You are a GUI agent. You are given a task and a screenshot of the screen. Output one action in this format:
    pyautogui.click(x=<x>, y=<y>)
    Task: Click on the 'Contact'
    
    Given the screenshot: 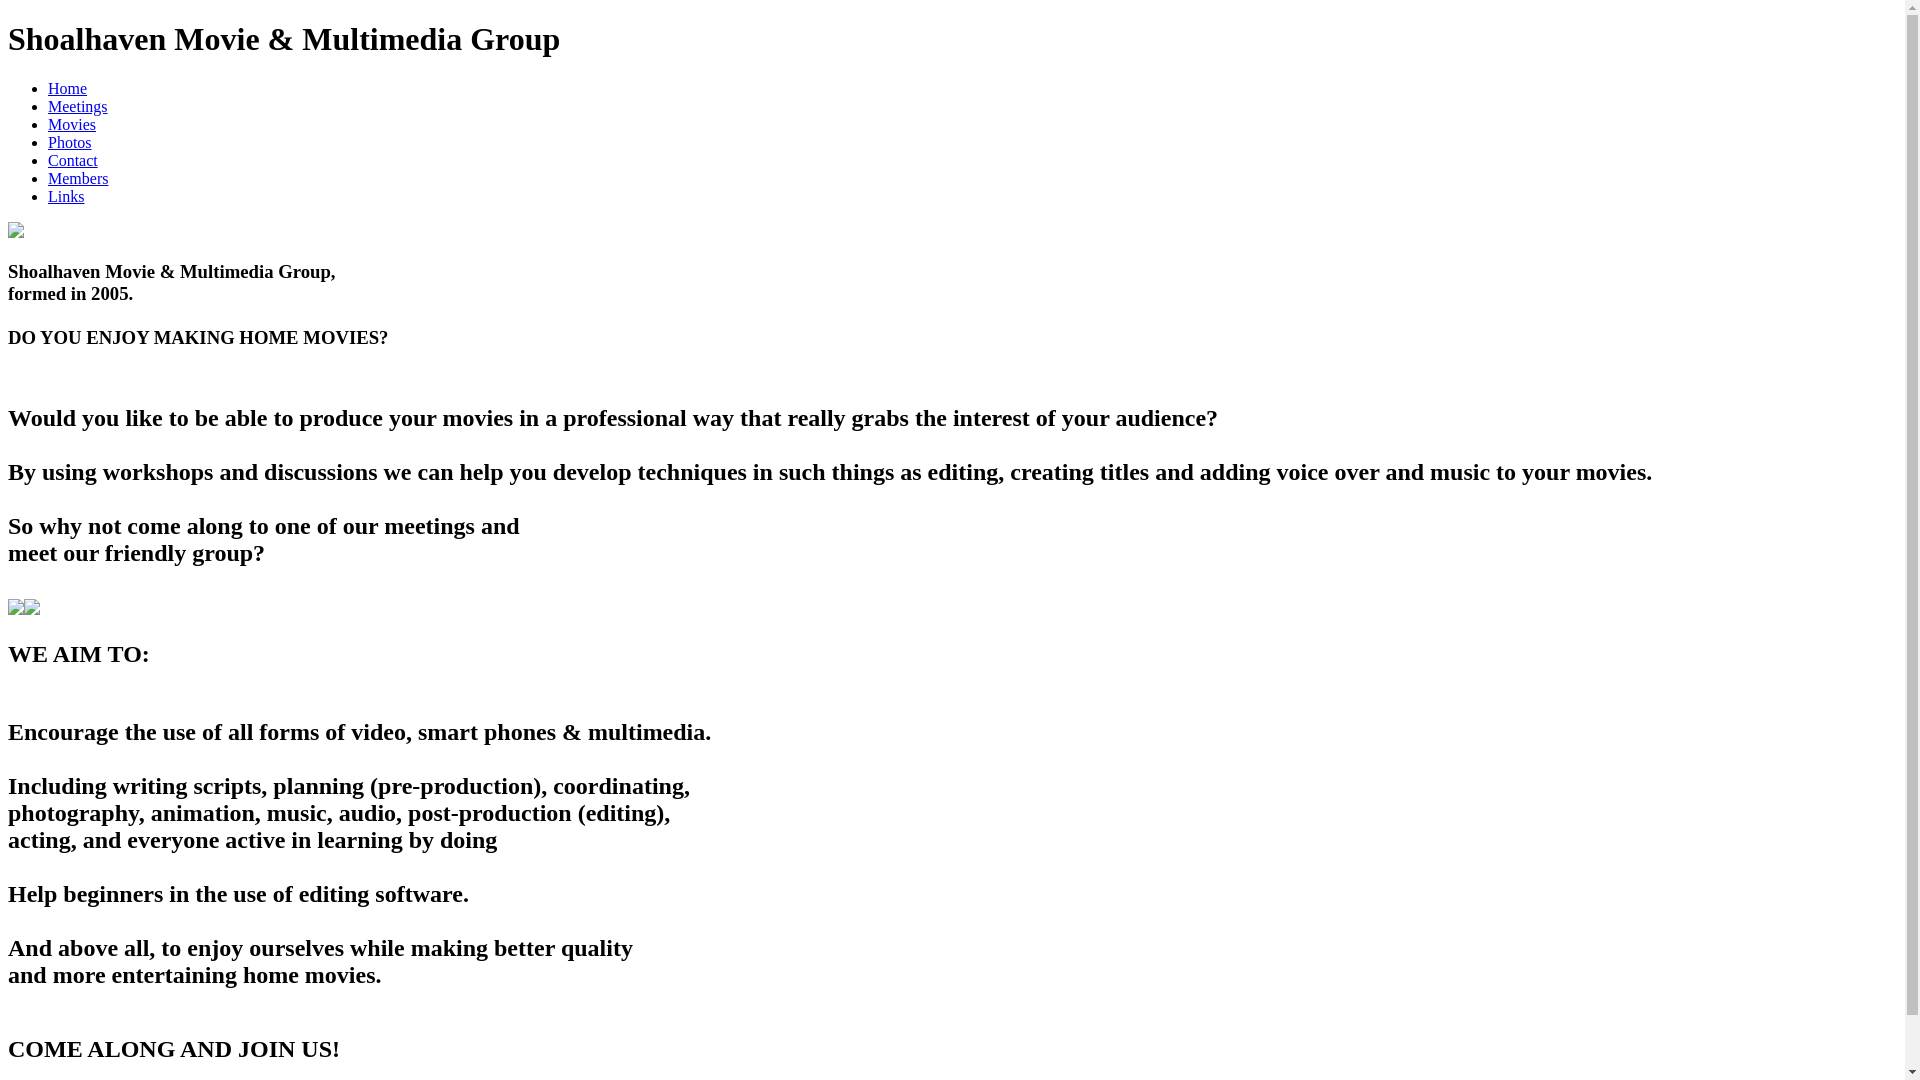 What is the action you would take?
    pyautogui.click(x=72, y=159)
    